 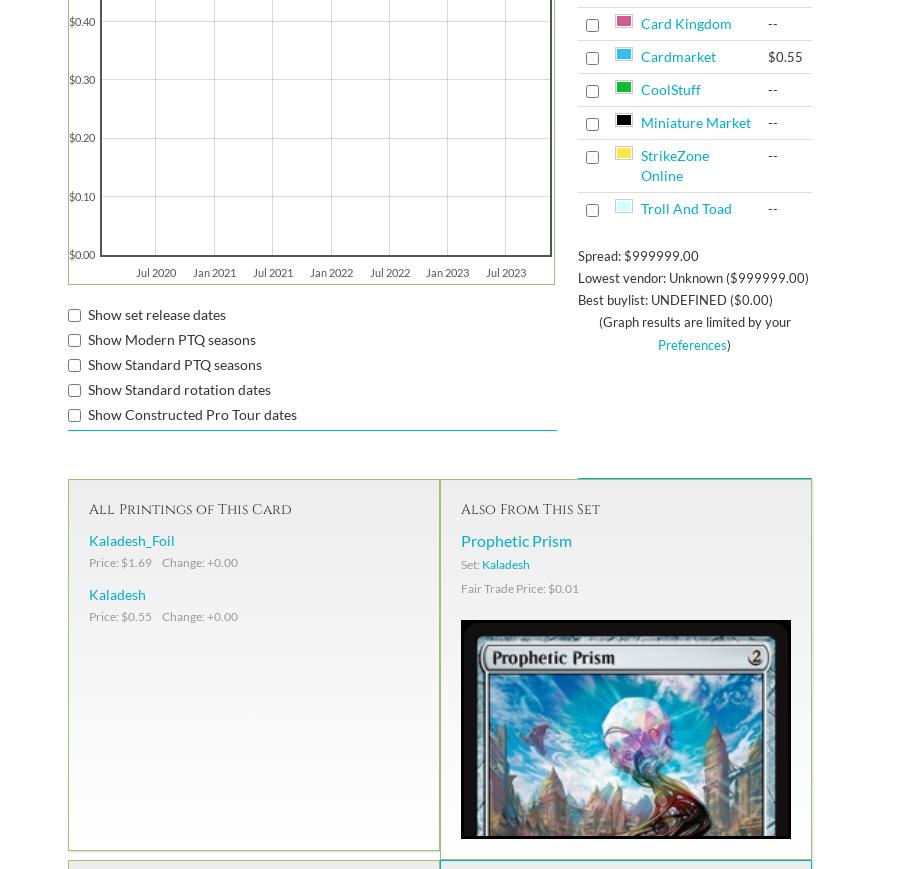 What do you see at coordinates (519, 587) in the screenshot?
I see `'Fair Trade Price: $0.01'` at bounding box center [519, 587].